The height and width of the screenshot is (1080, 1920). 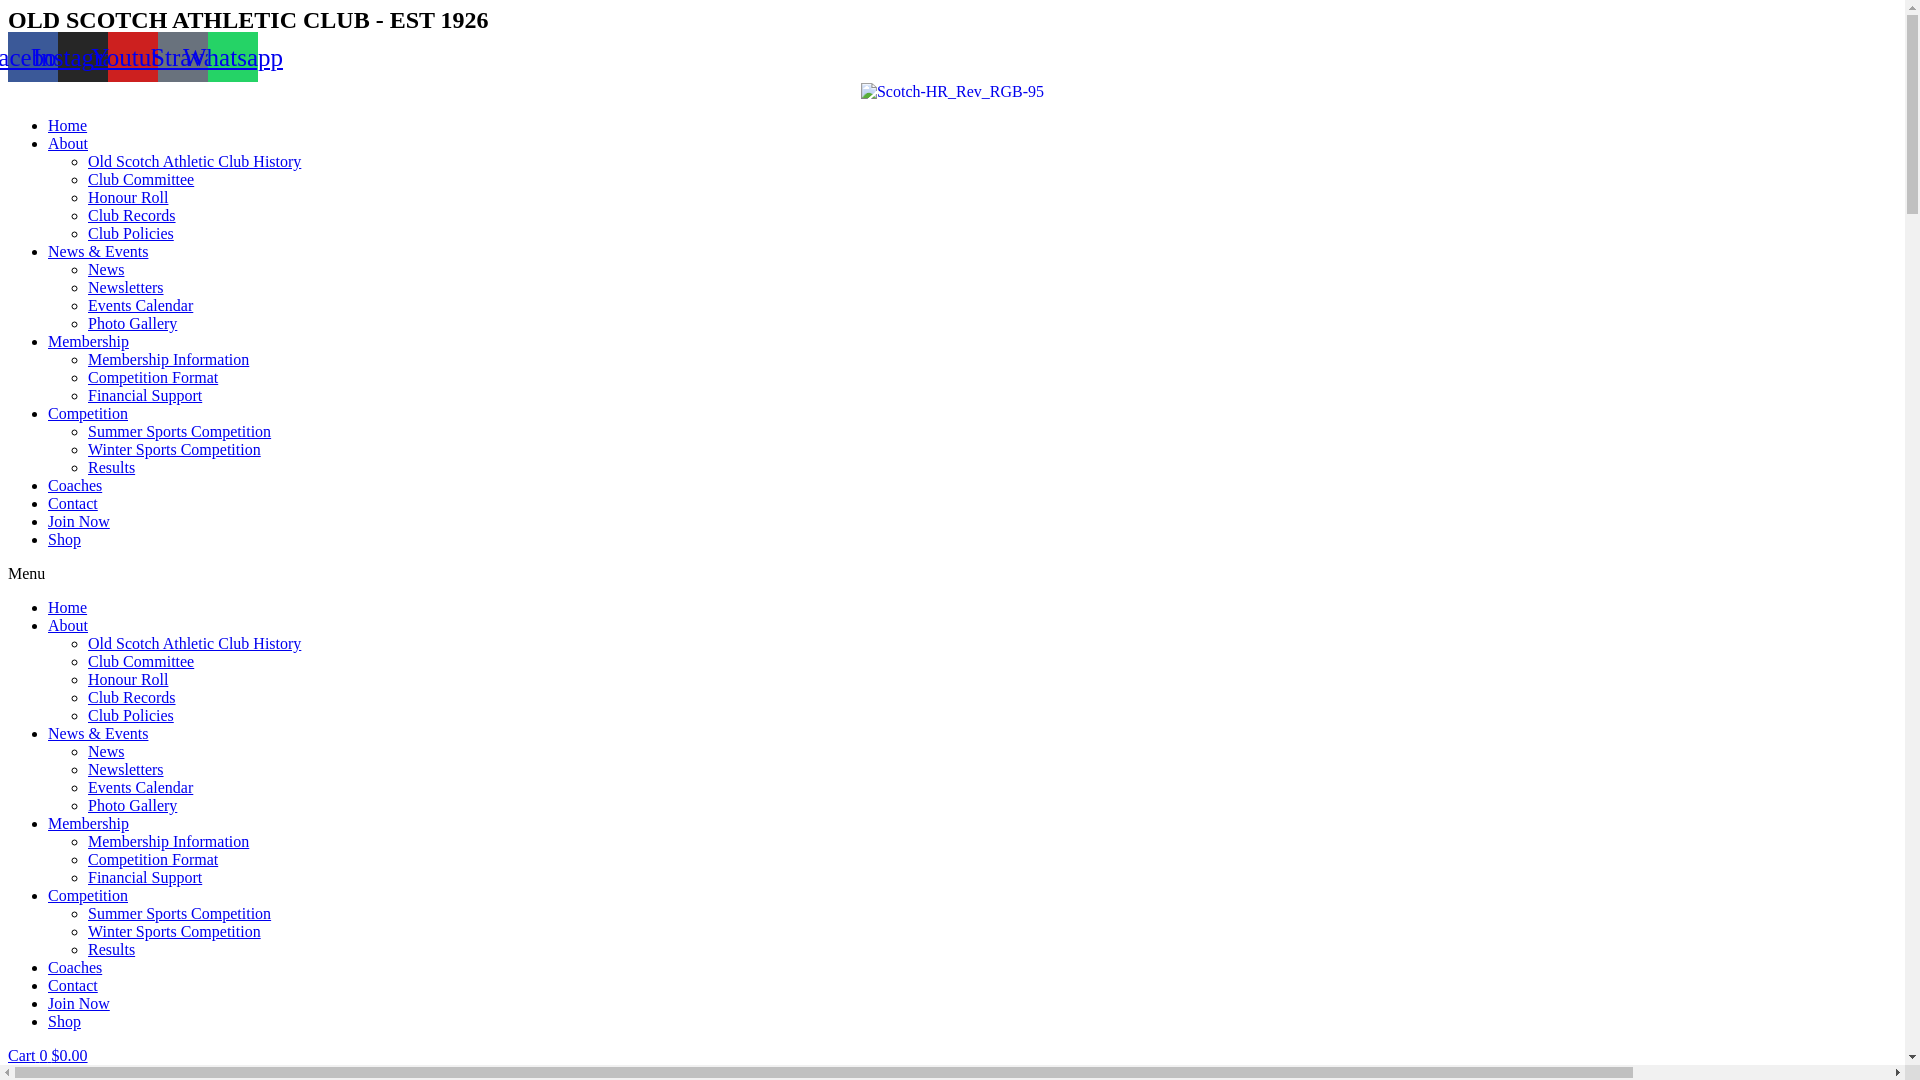 I want to click on 'Strava', so click(x=182, y=56).